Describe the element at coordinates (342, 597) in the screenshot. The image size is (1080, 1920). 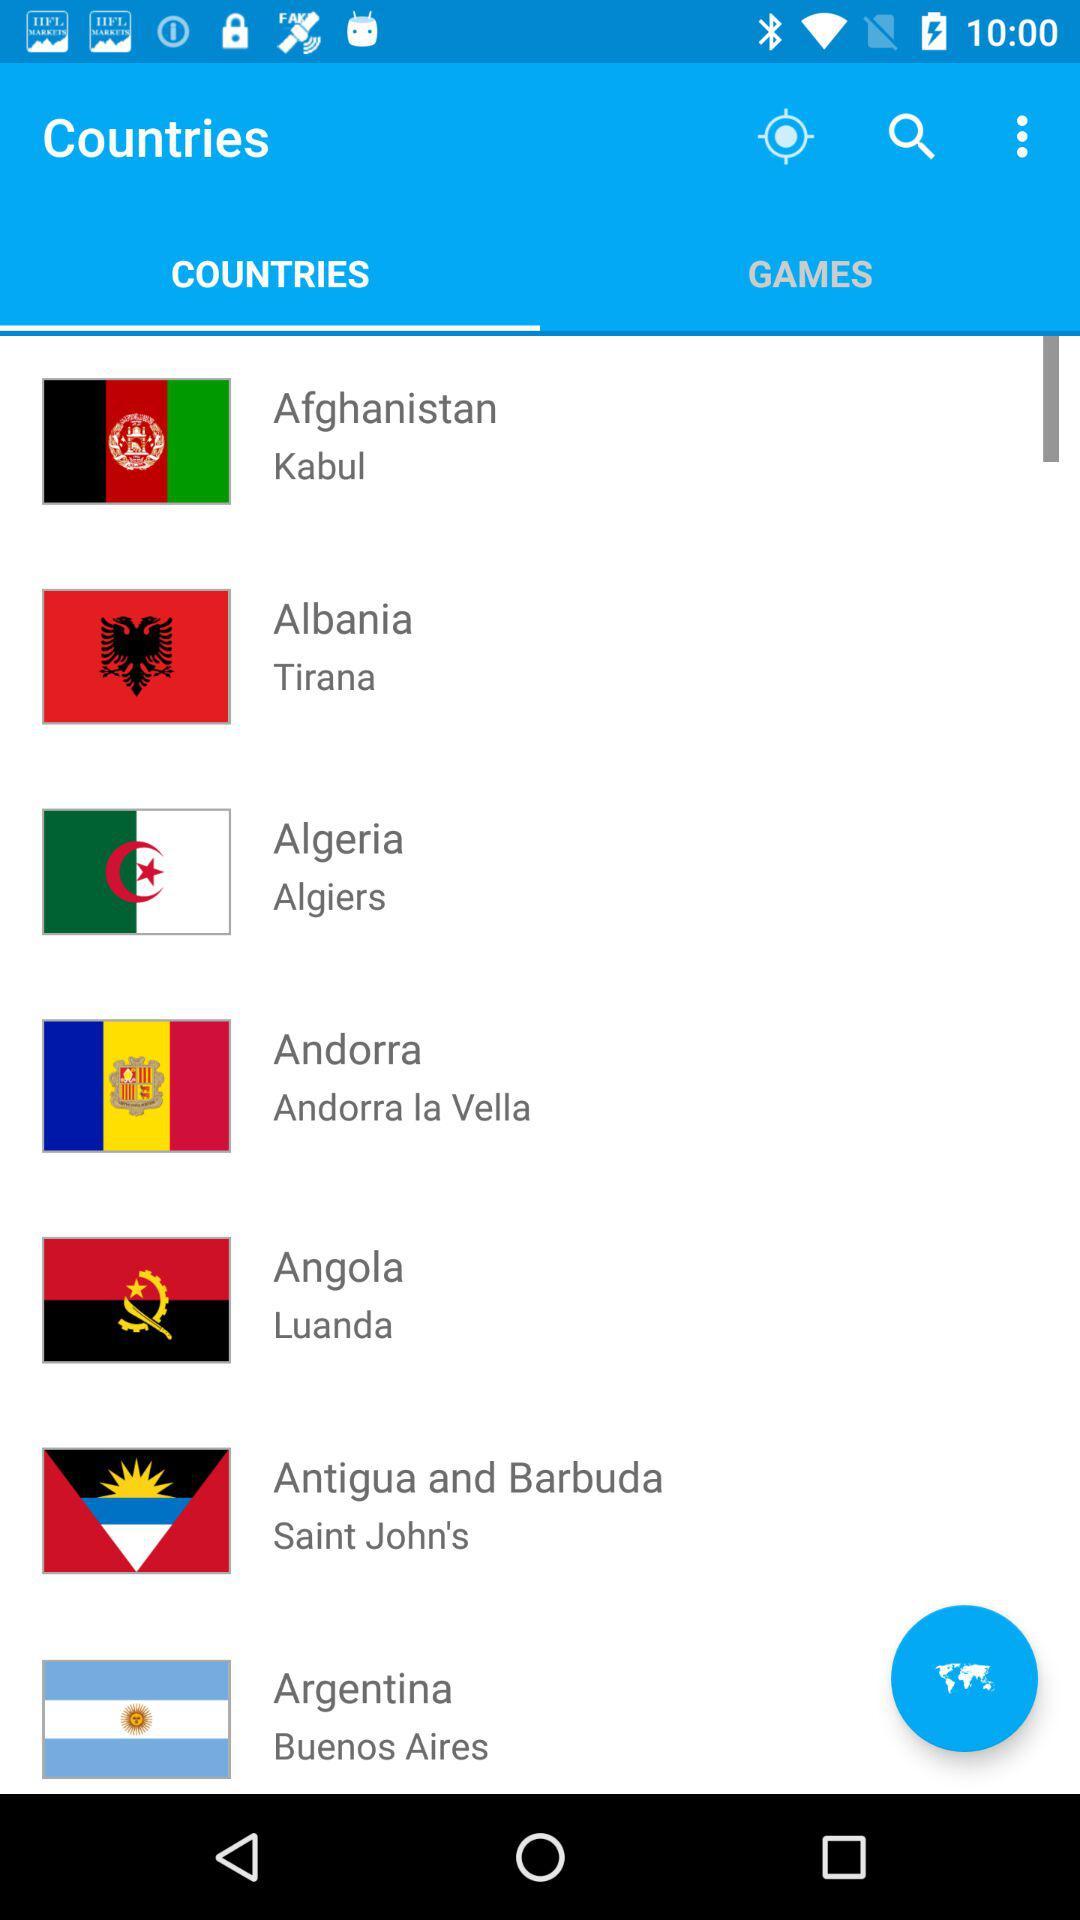
I see `albania item` at that location.